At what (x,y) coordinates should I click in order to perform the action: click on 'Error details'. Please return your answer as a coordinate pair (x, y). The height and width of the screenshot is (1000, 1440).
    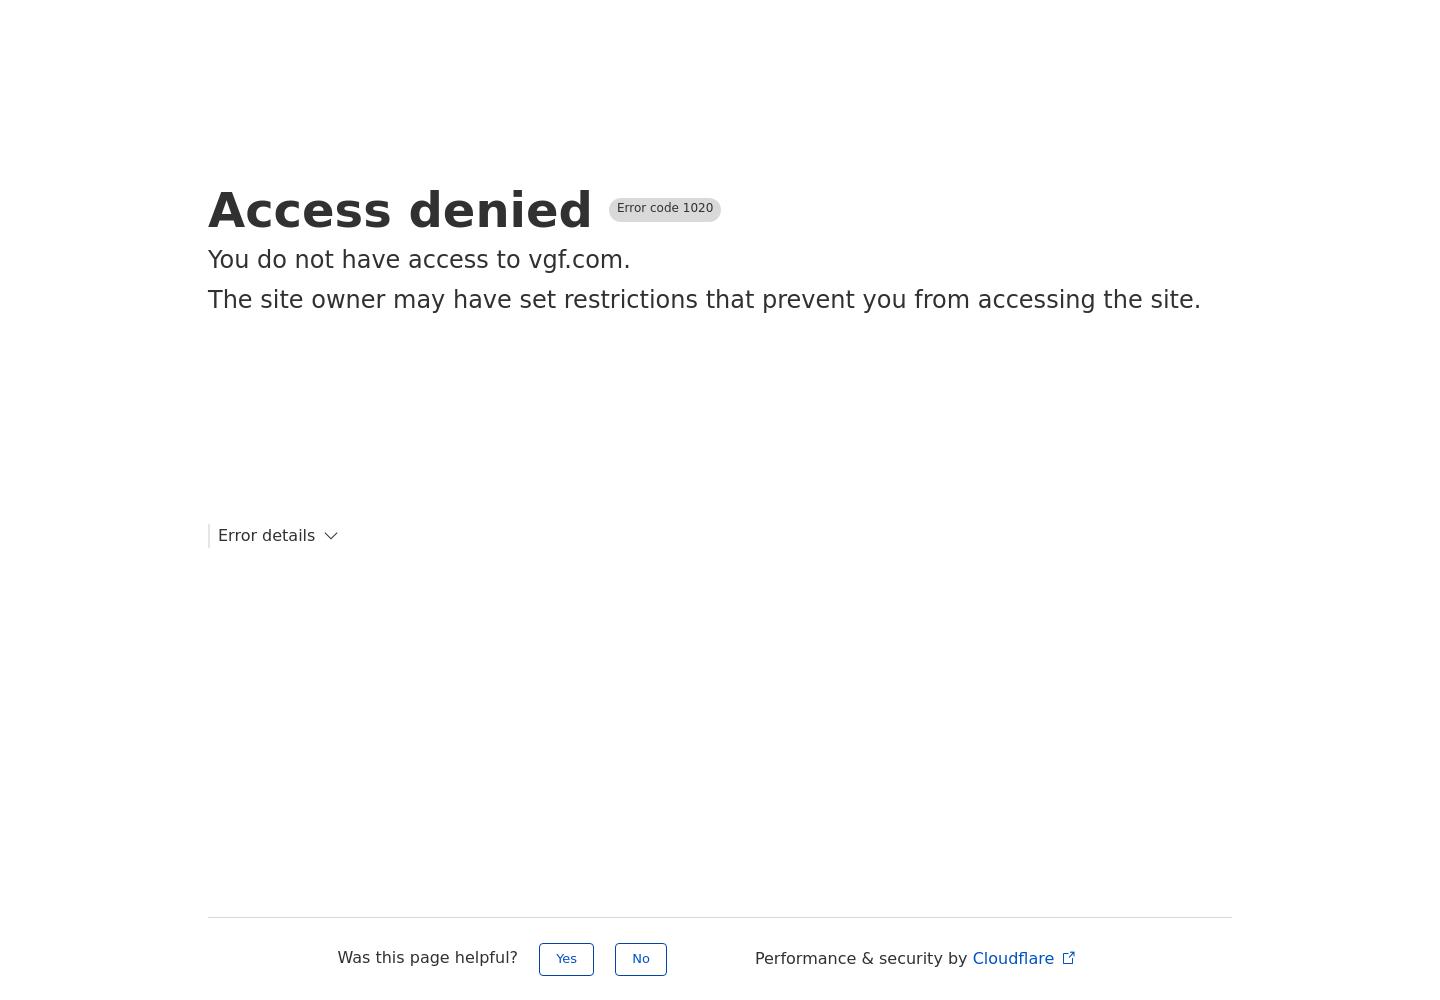
    Looking at the image, I should click on (265, 535).